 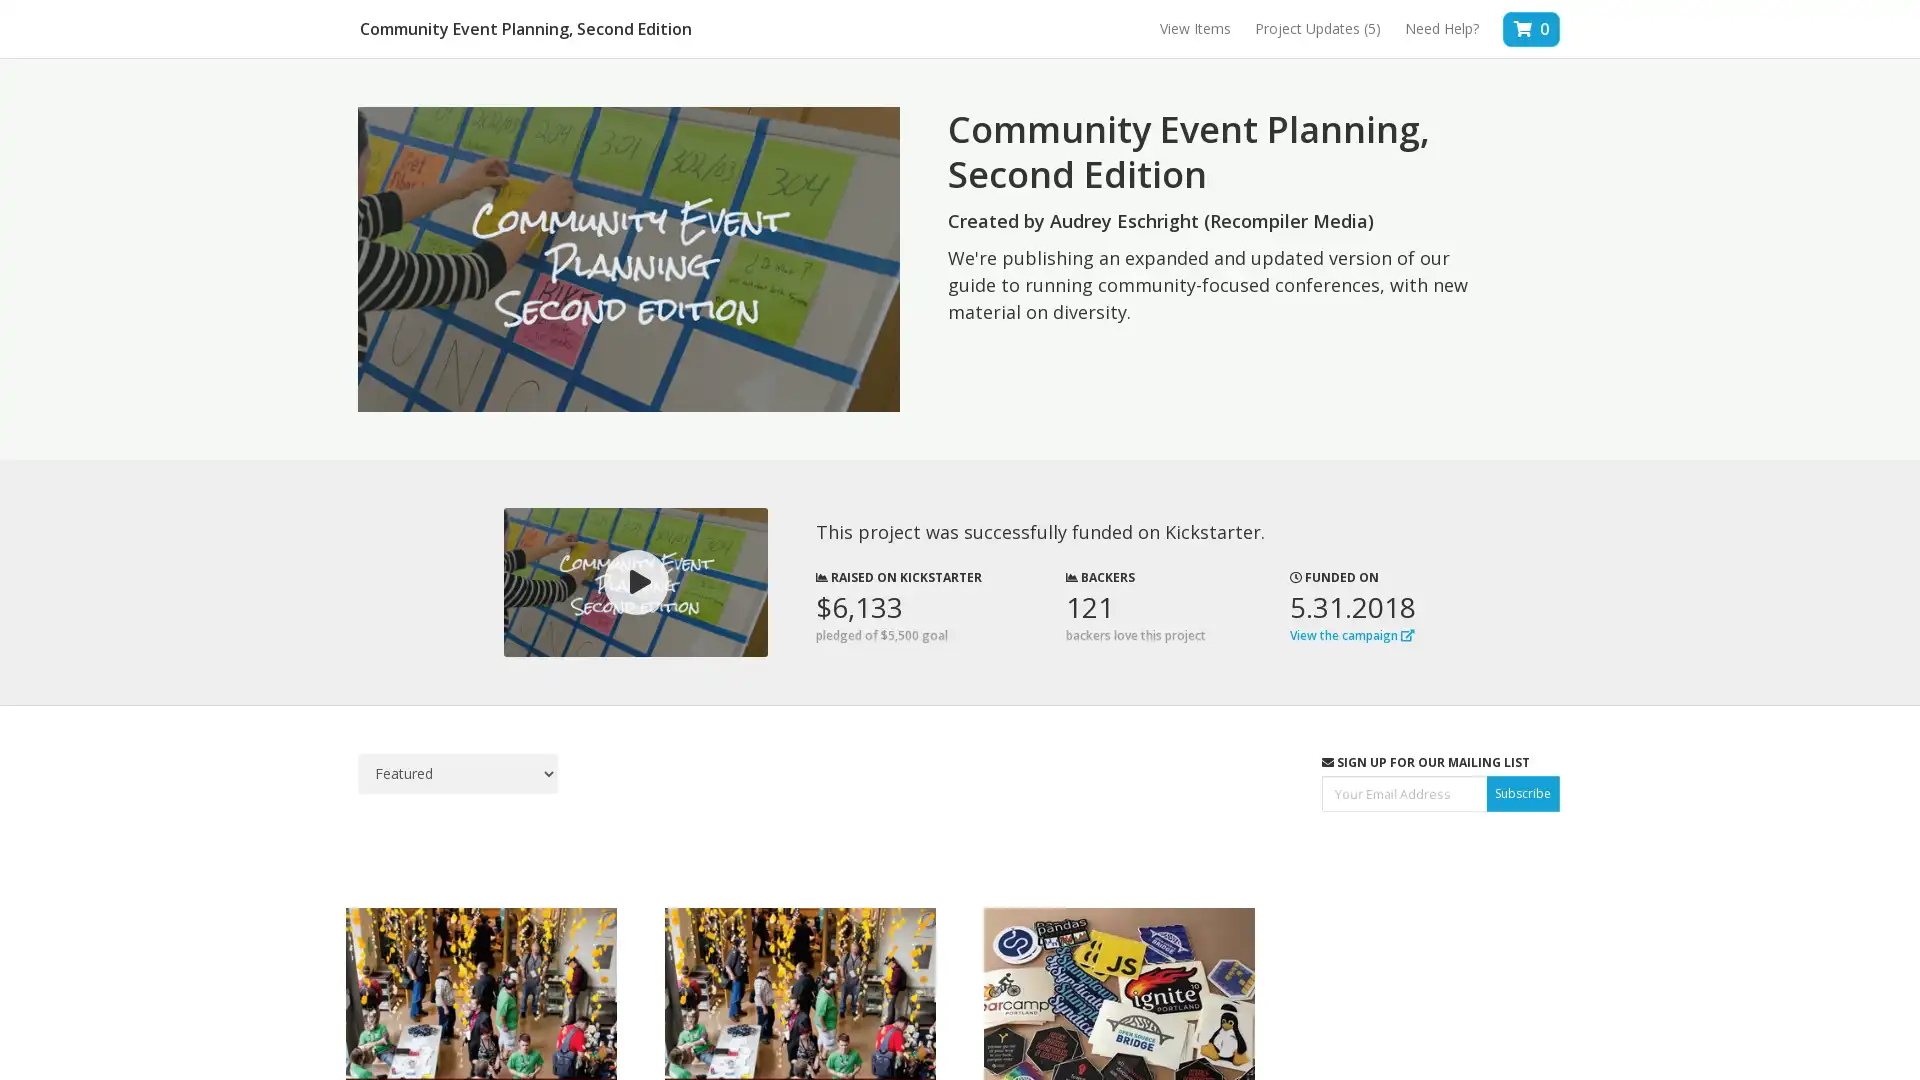 I want to click on Subscribe, so click(x=1522, y=792).